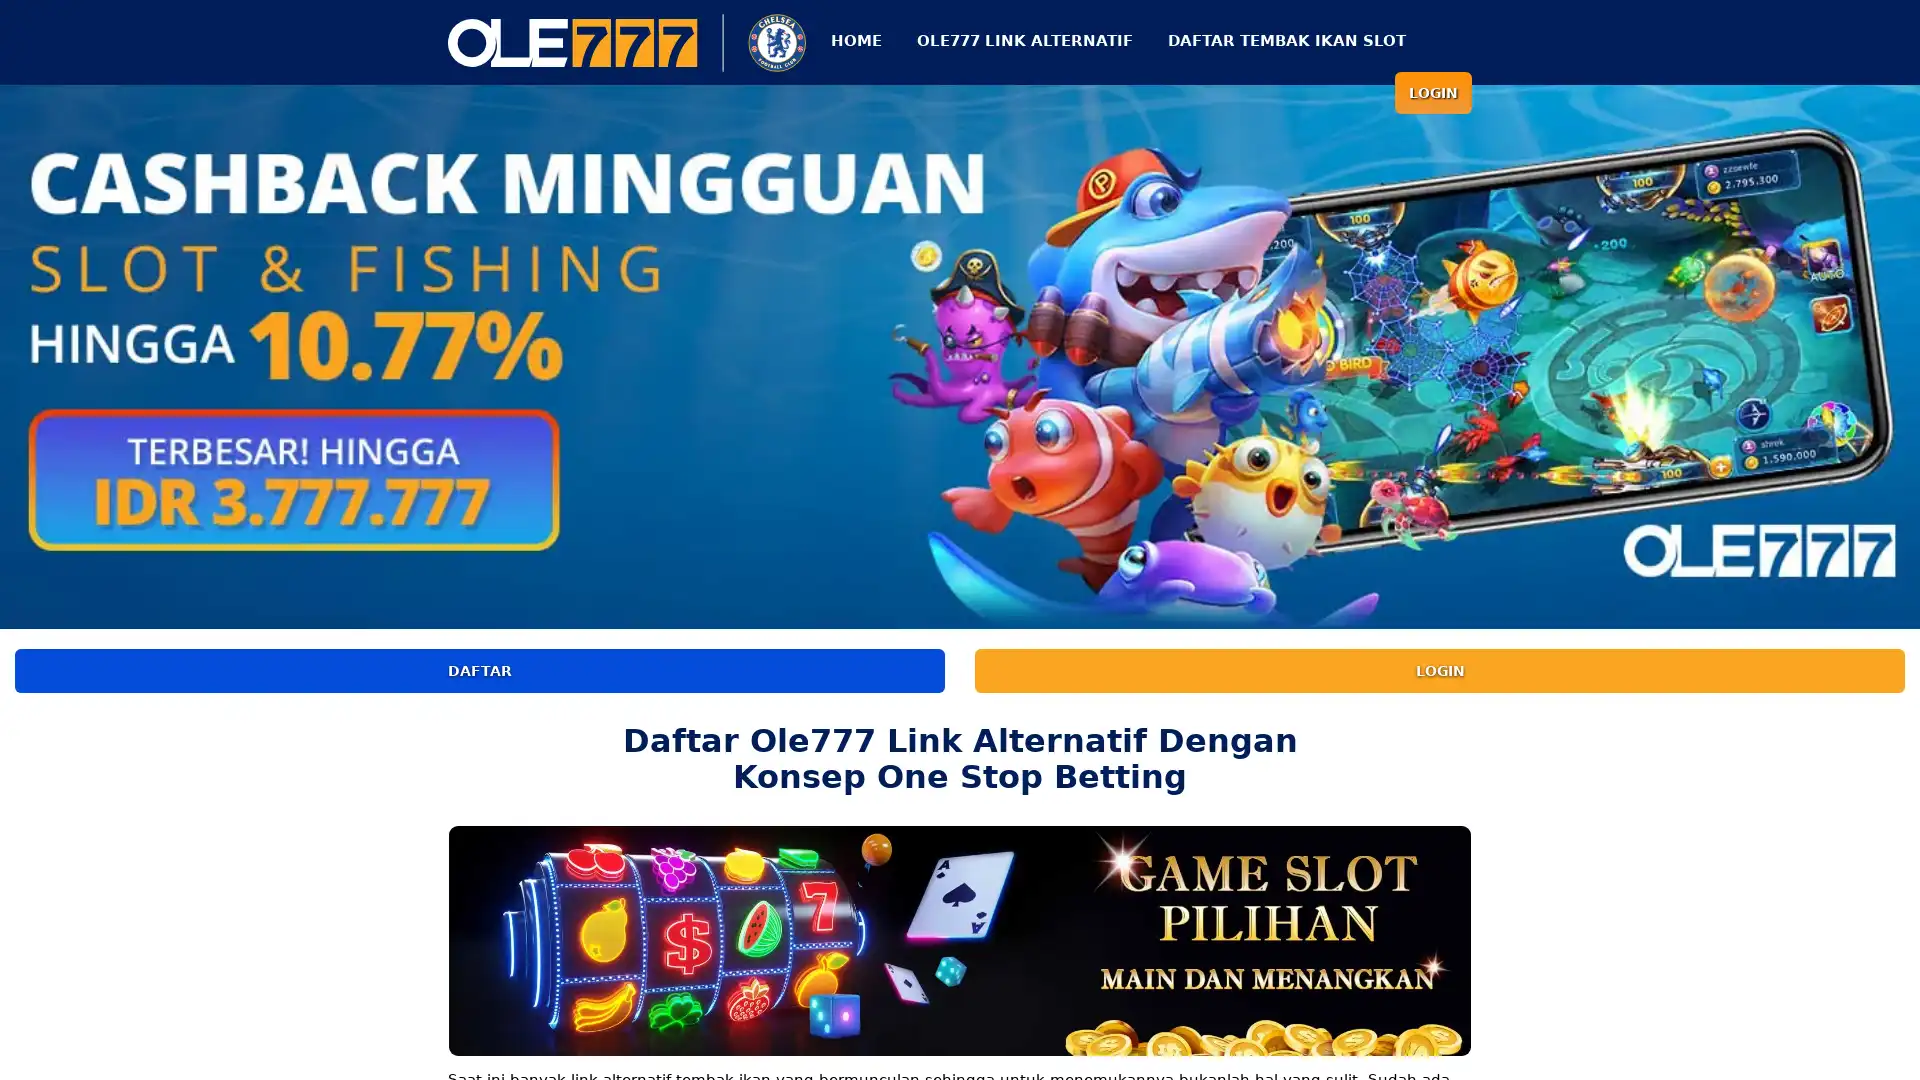 This screenshot has height=1080, width=1920. Describe the element at coordinates (1902, 352) in the screenshot. I see `Next item in carousel (1 of 1)` at that location.